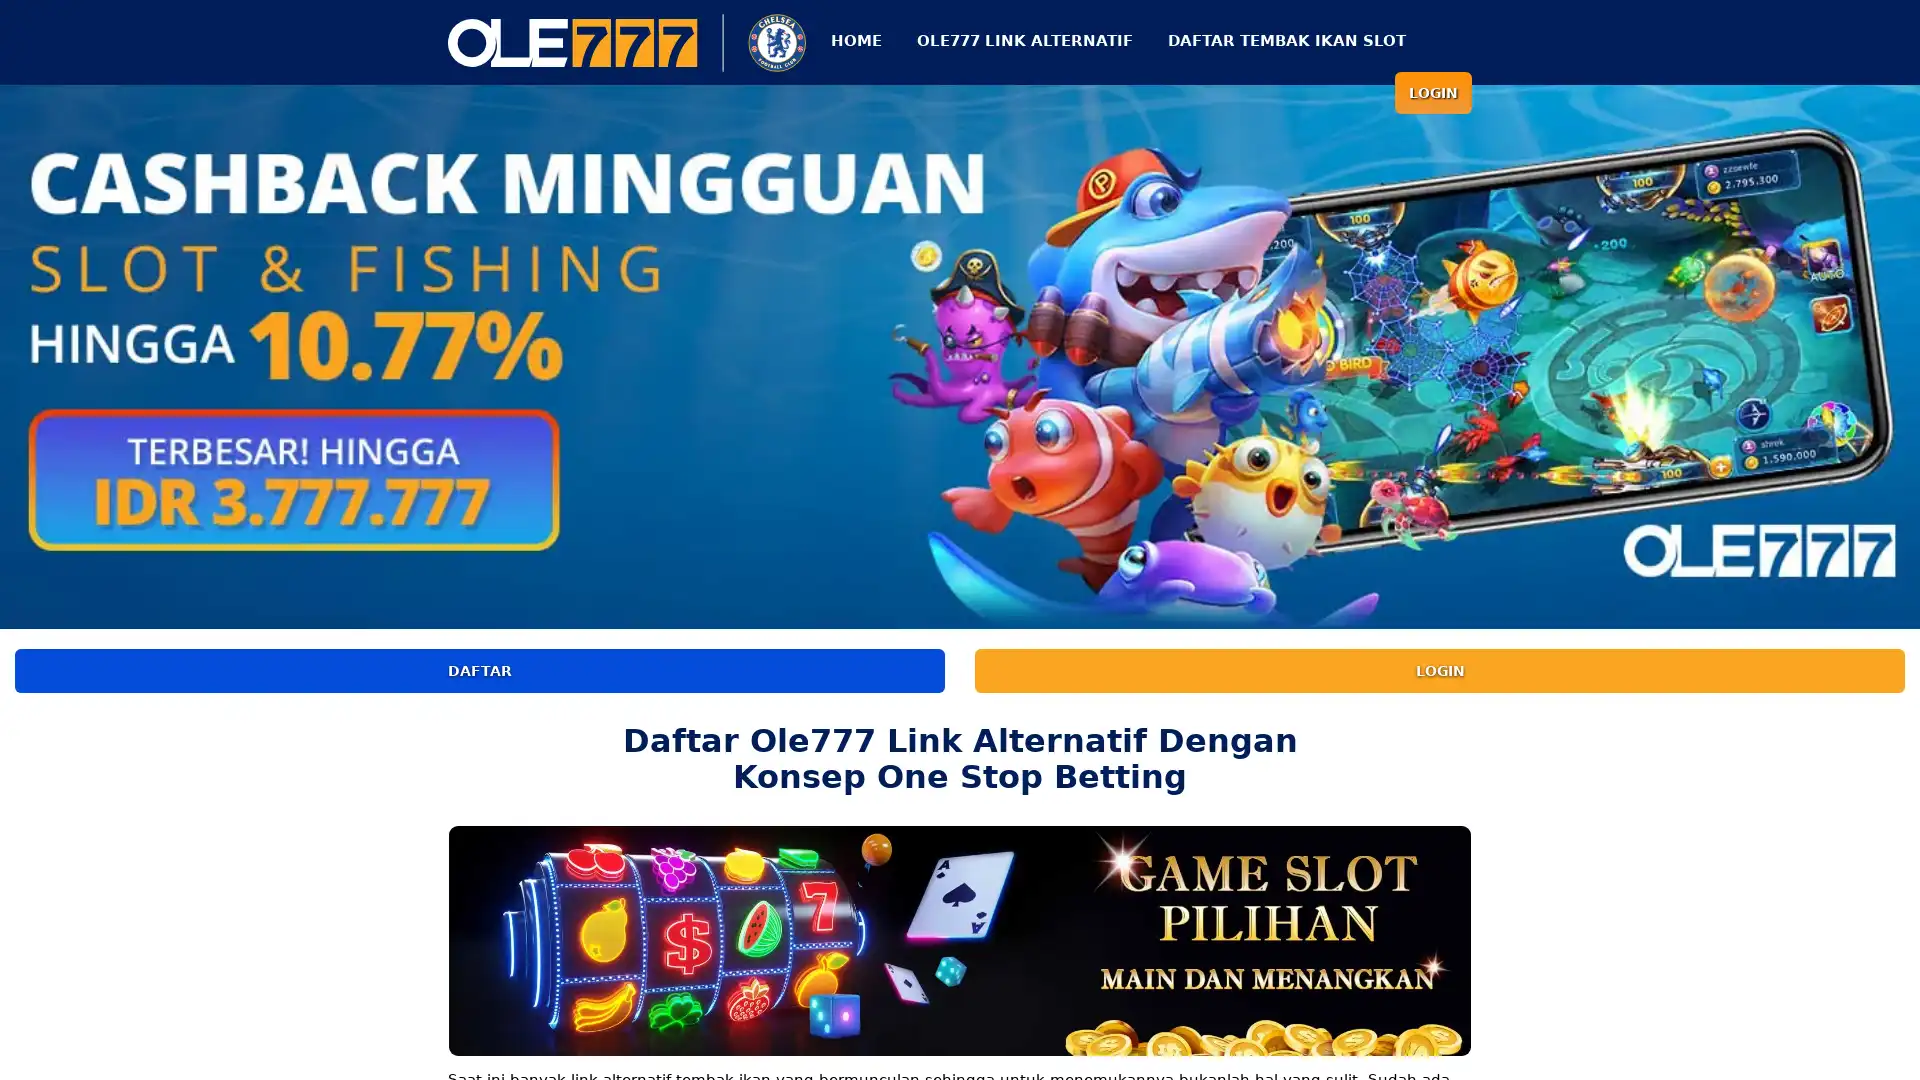 This screenshot has height=1080, width=1920. Describe the element at coordinates (1902, 352) in the screenshot. I see `Next item in carousel (1 of 1)` at that location.